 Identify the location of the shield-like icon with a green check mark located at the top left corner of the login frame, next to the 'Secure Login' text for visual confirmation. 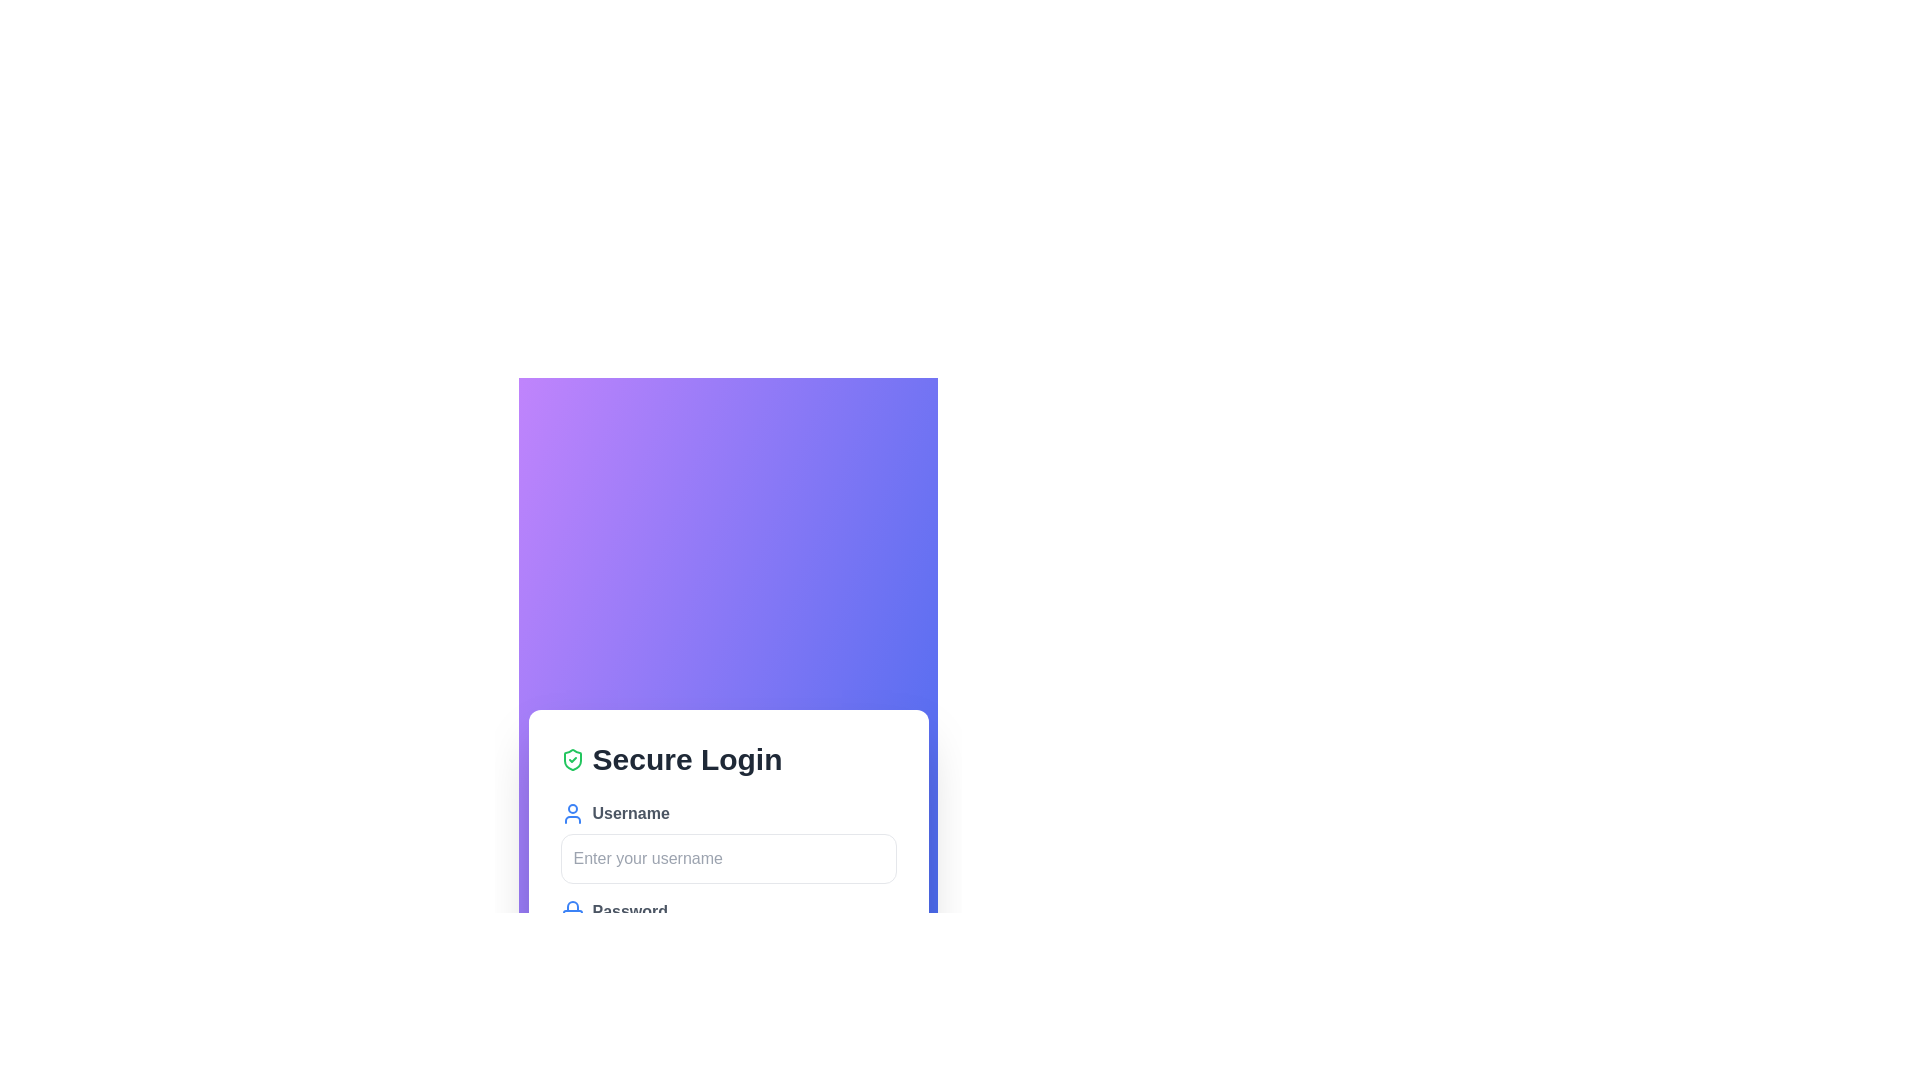
(571, 759).